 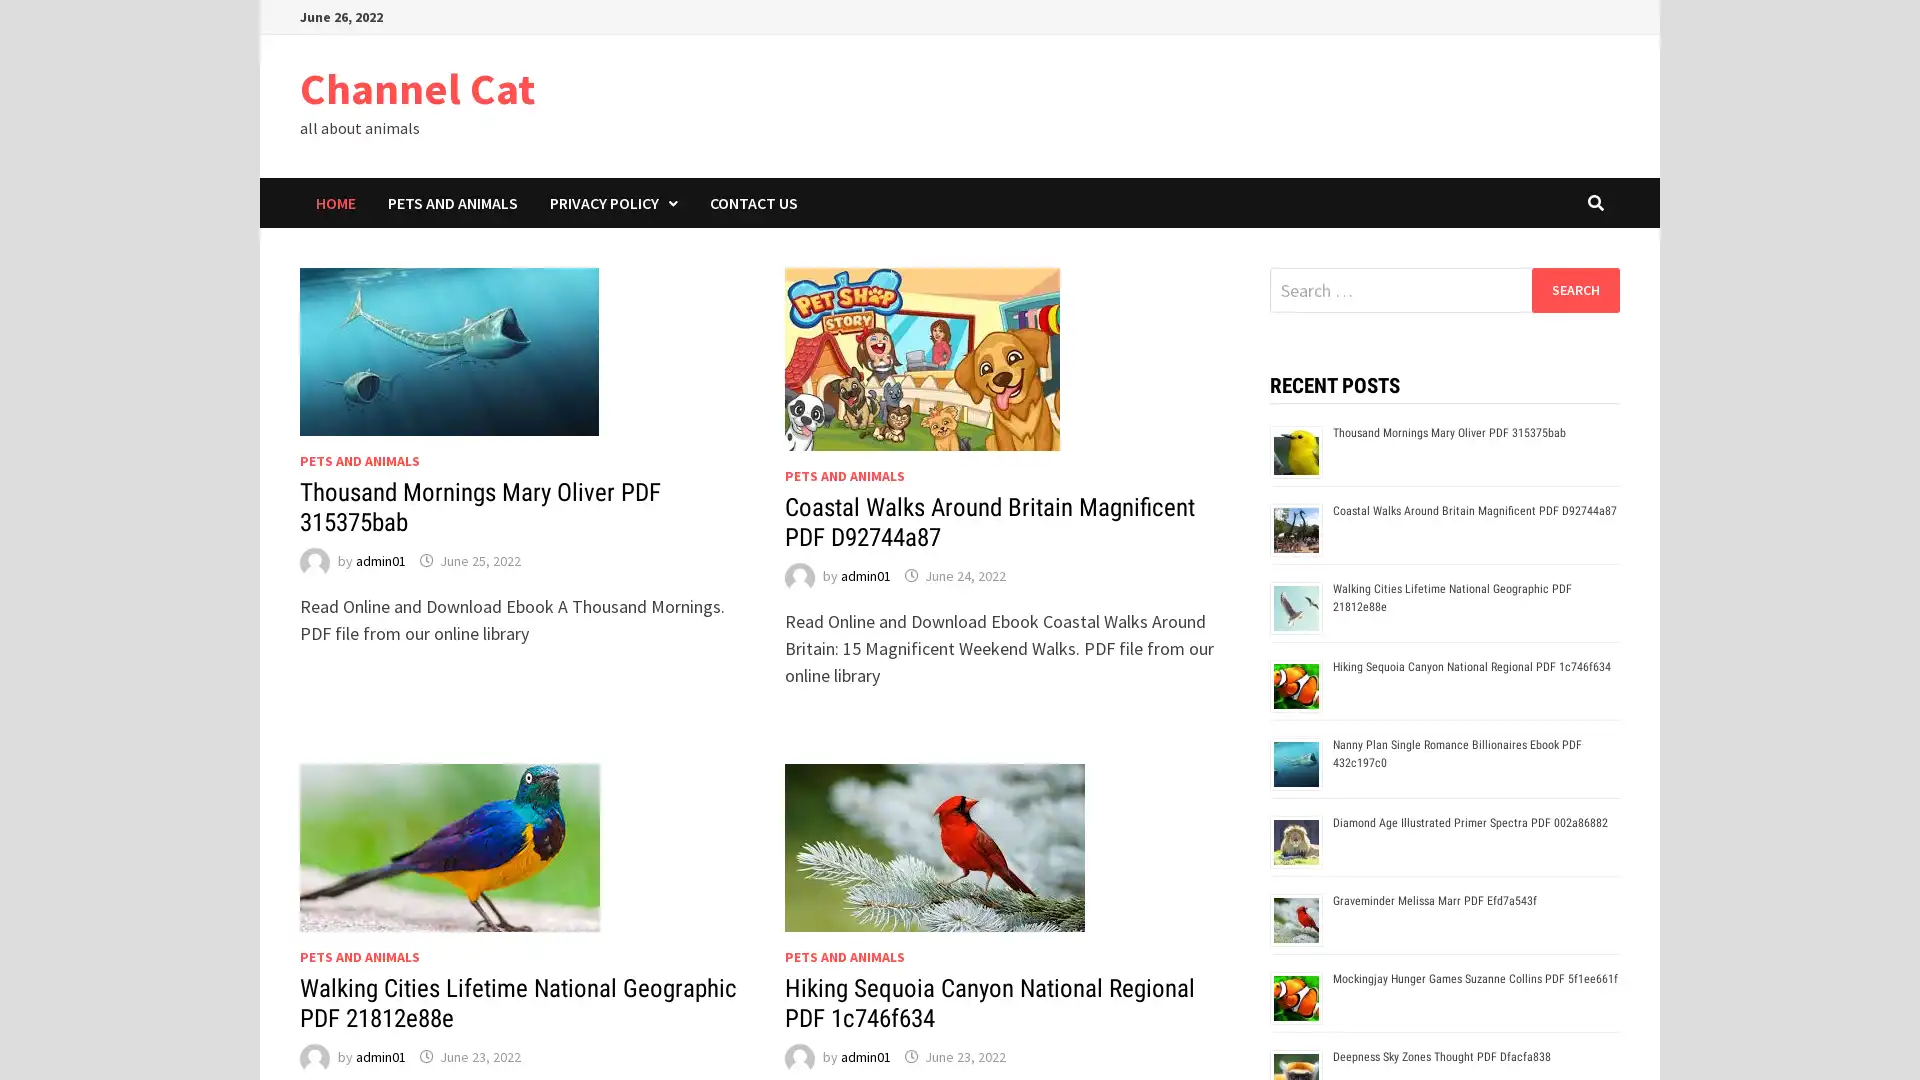 I want to click on Search, so click(x=1574, y=289).